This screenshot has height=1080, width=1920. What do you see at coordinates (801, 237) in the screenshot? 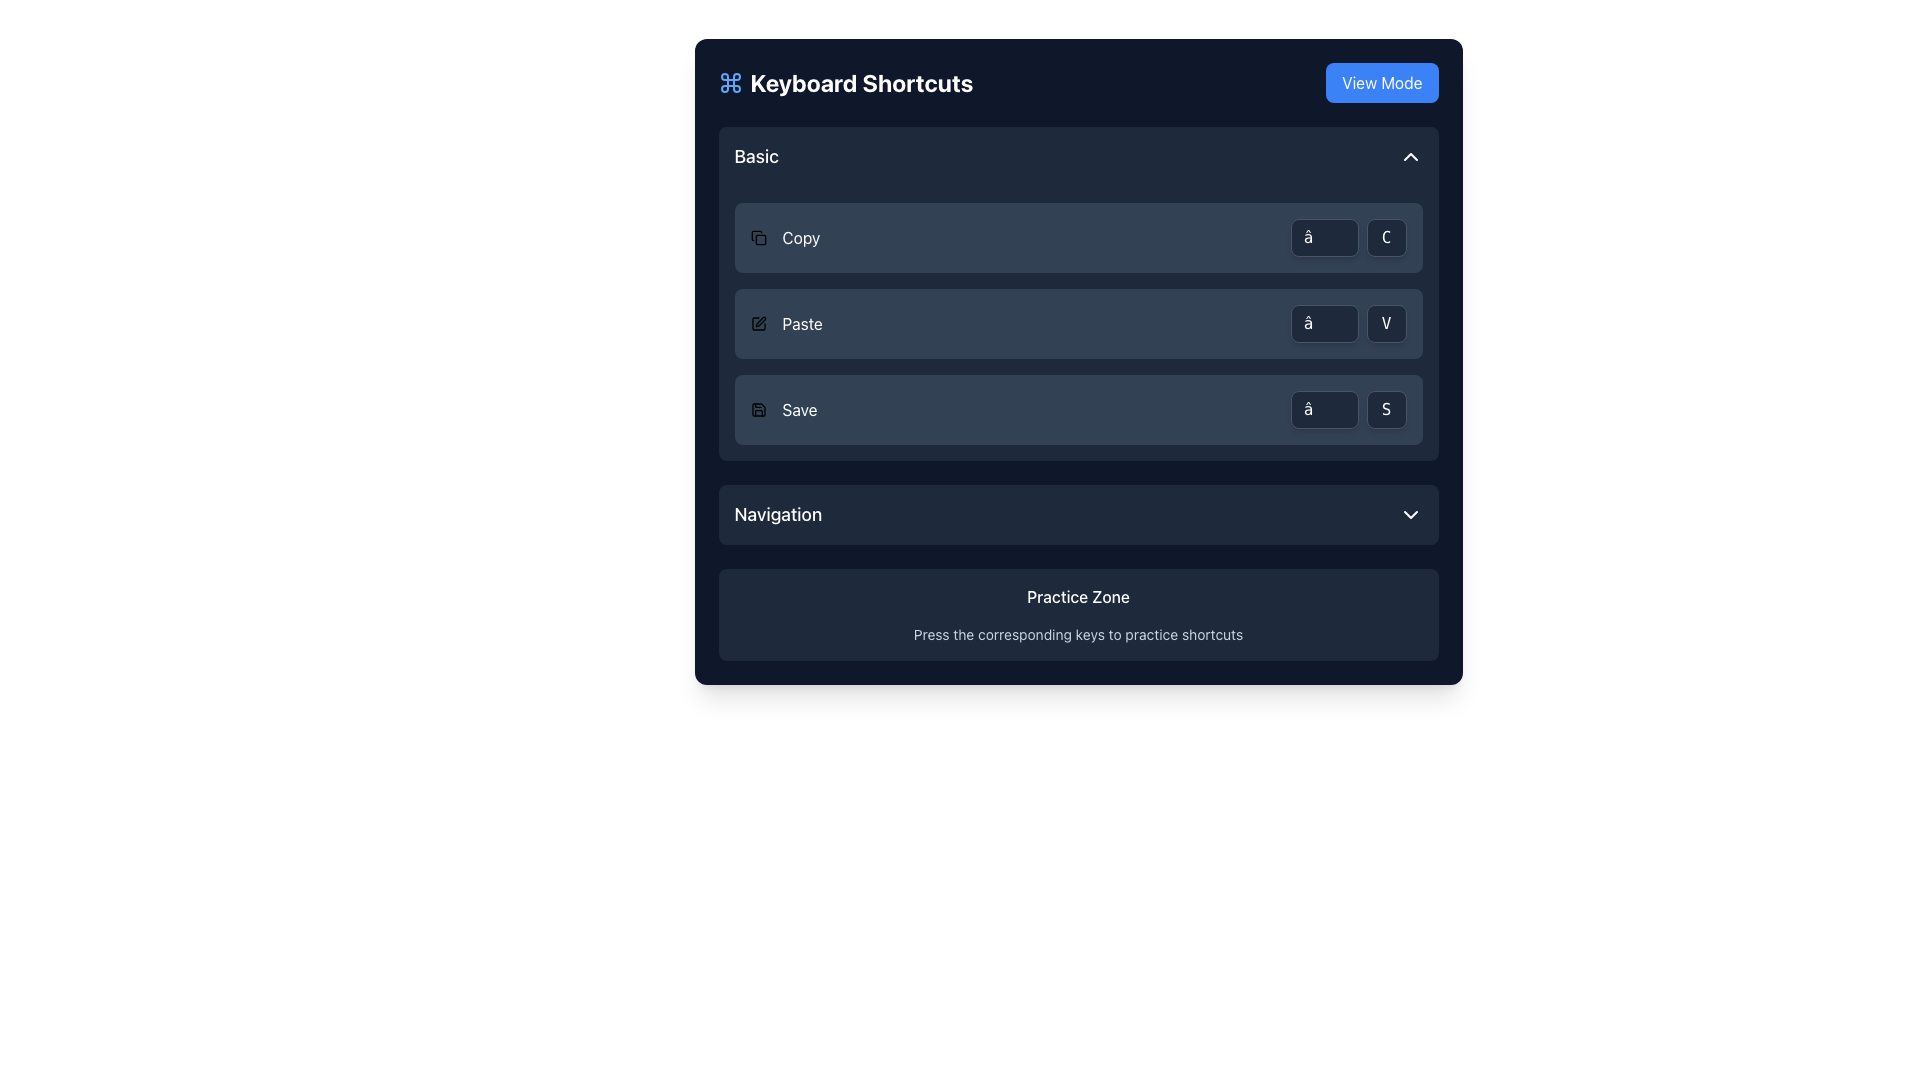
I see `the text label that says 'Copy', which is styled in white font against a dark background, located in the 'Keyboard Shortcuts' section under 'Basic'` at bounding box center [801, 237].